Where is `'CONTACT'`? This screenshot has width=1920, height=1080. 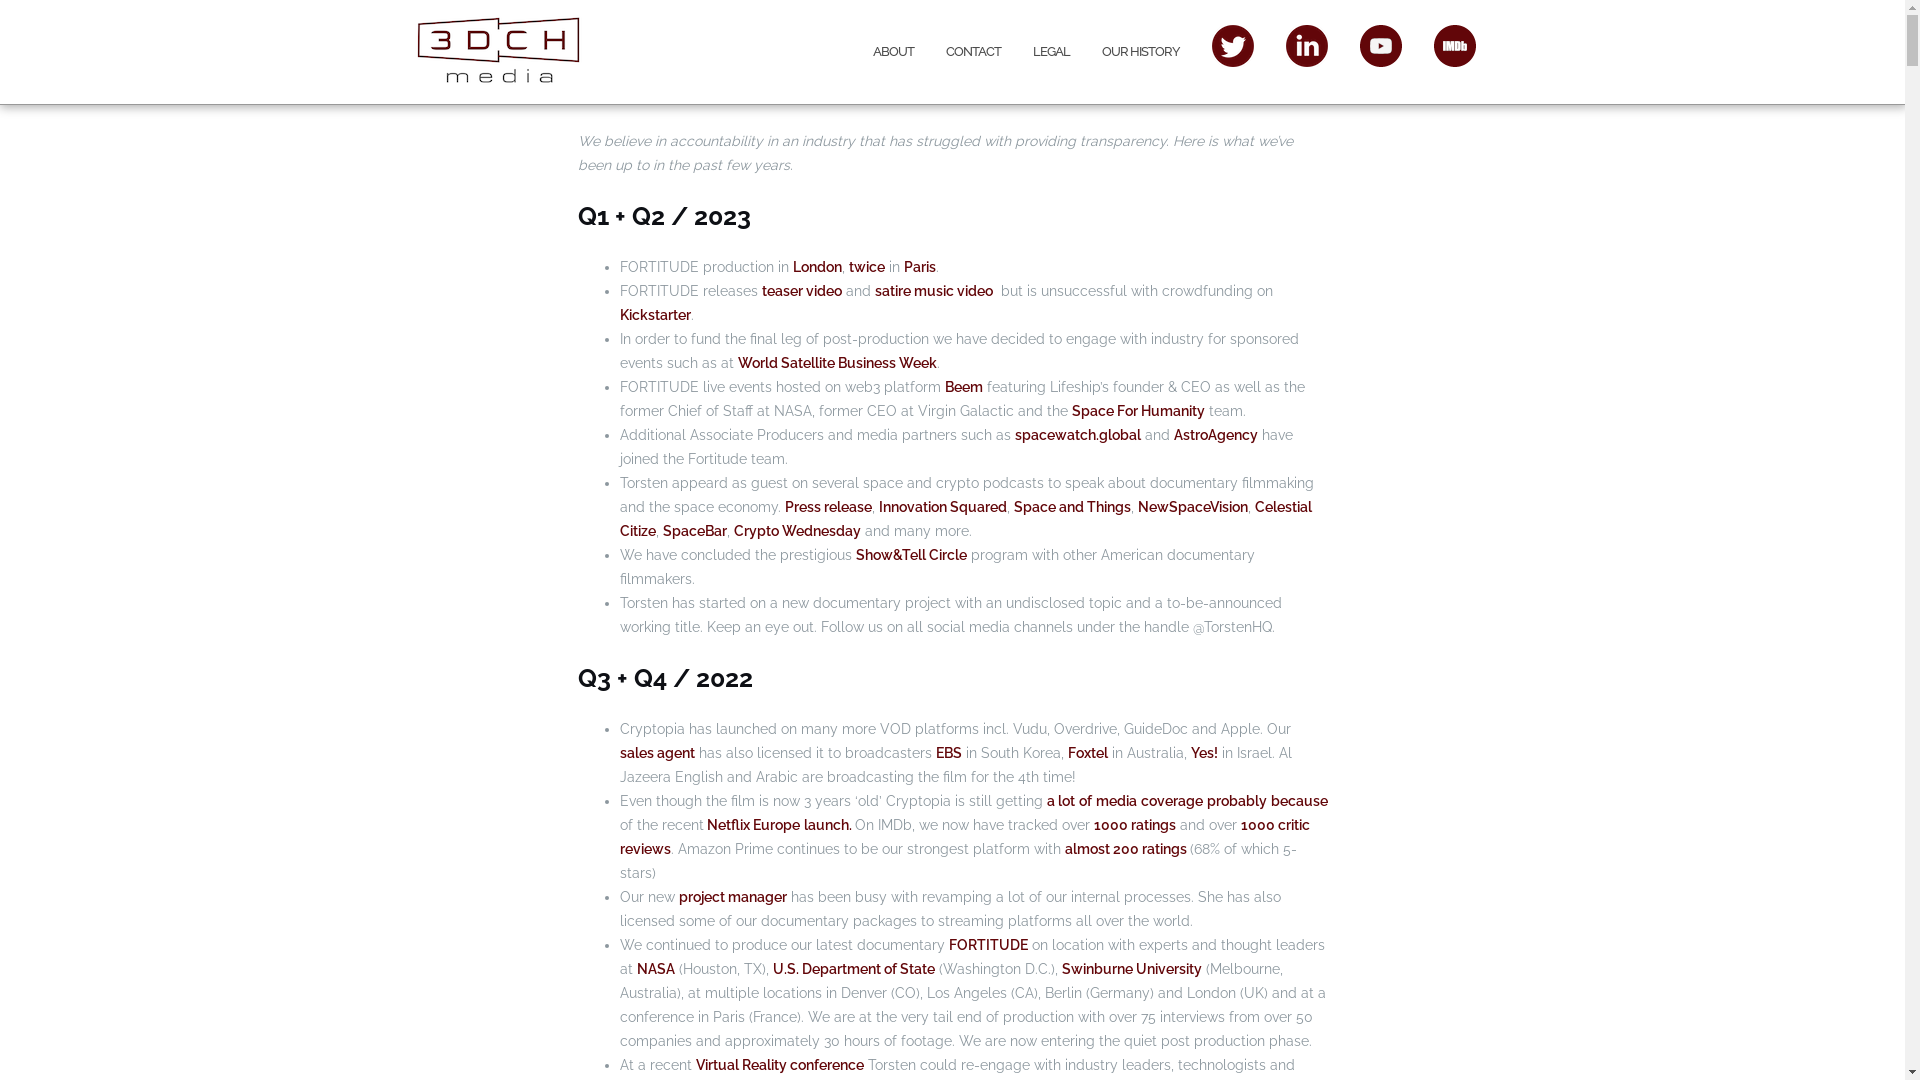
'CONTACT' is located at coordinates (973, 50).